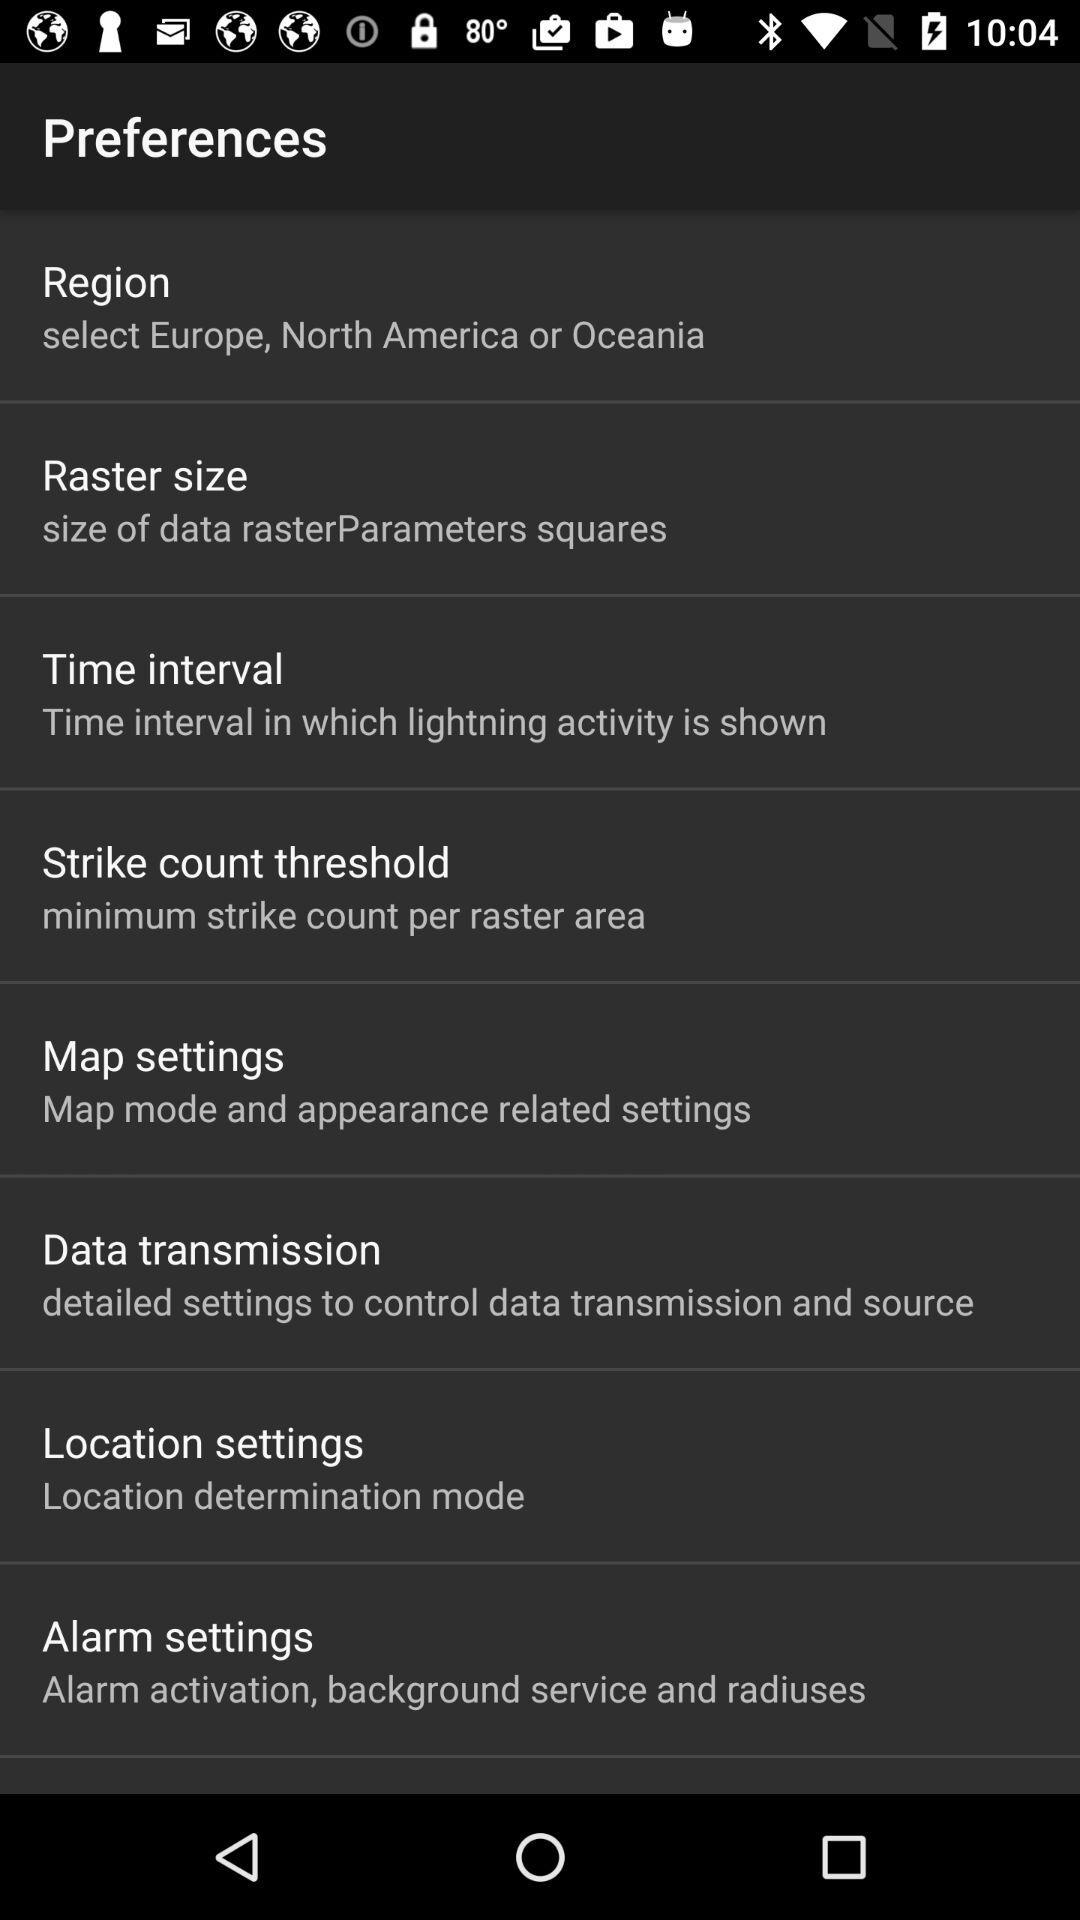 The height and width of the screenshot is (1920, 1080). Describe the element at coordinates (396, 1106) in the screenshot. I see `the app above the data transmission icon` at that location.